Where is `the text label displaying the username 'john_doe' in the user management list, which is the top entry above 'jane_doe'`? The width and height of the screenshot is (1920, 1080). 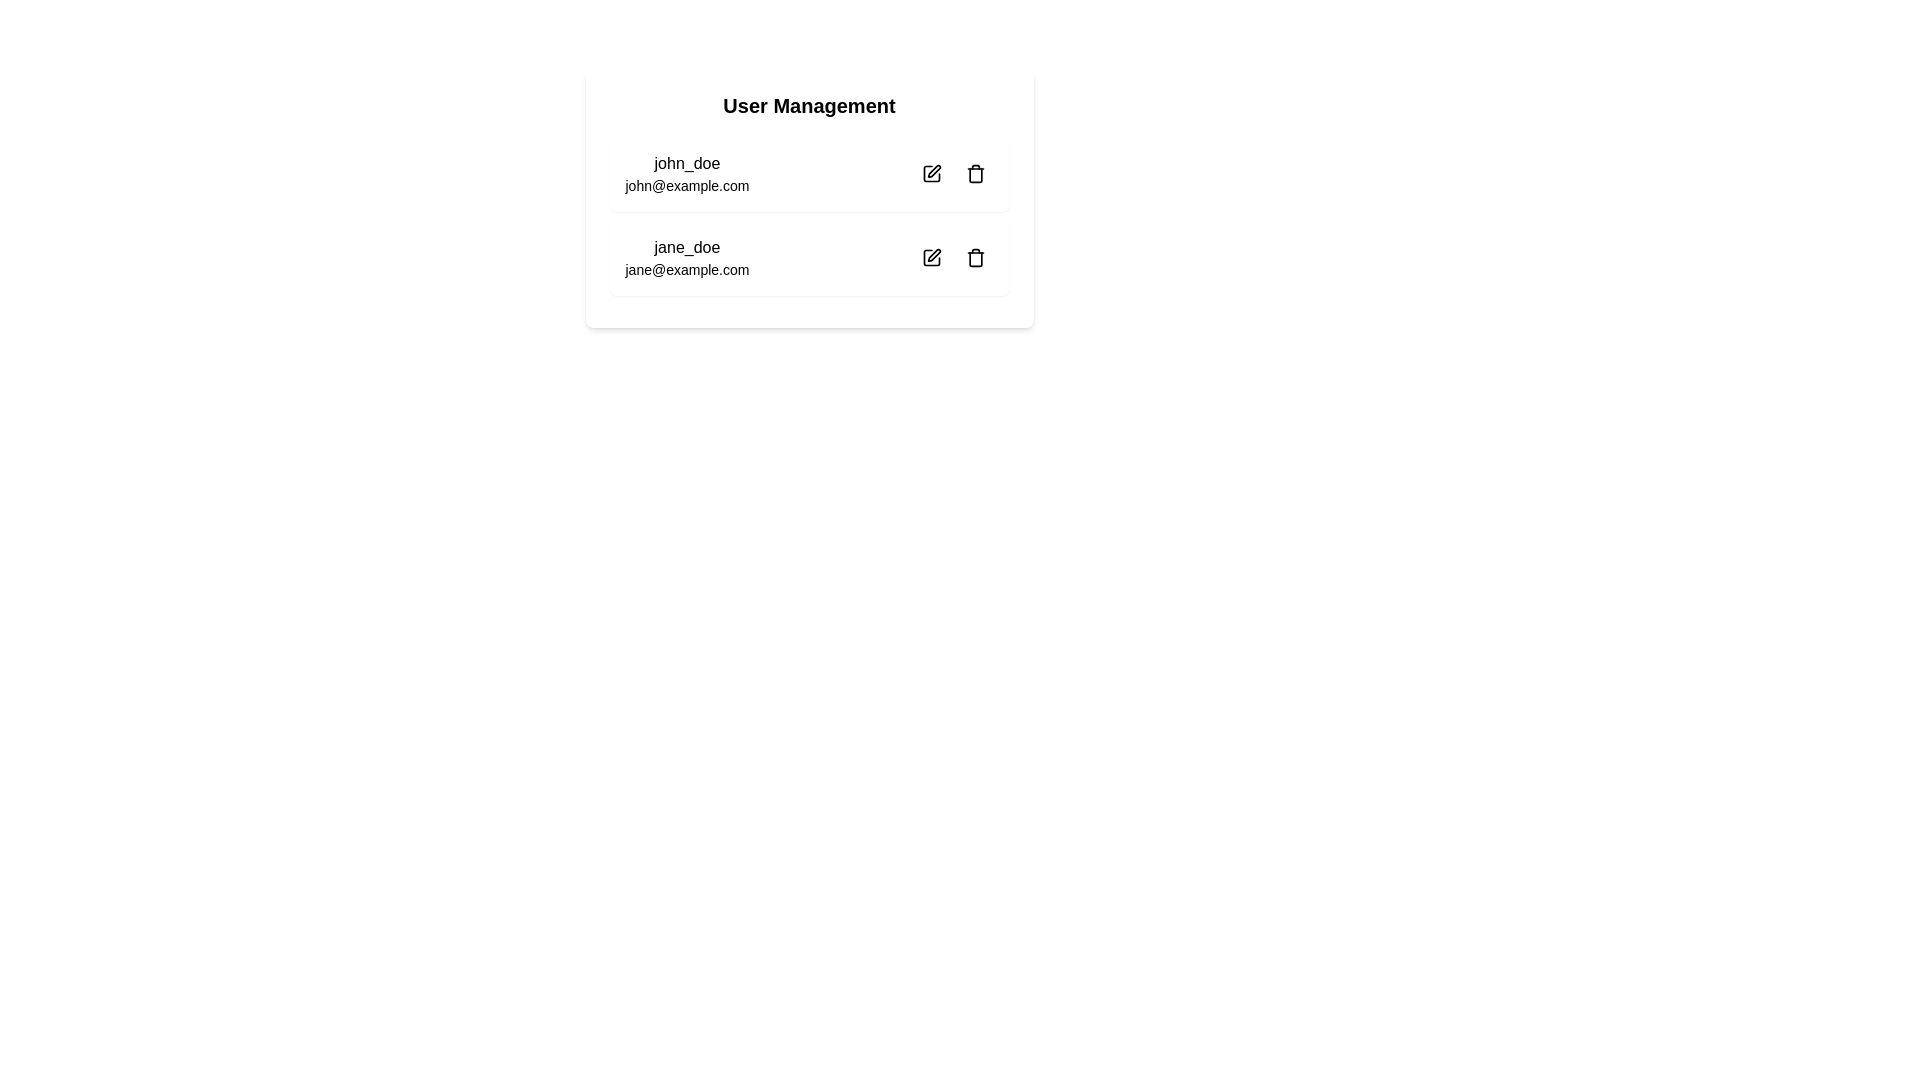 the text label displaying the username 'john_doe' in the user management list, which is the top entry above 'jane_doe' is located at coordinates (687, 163).